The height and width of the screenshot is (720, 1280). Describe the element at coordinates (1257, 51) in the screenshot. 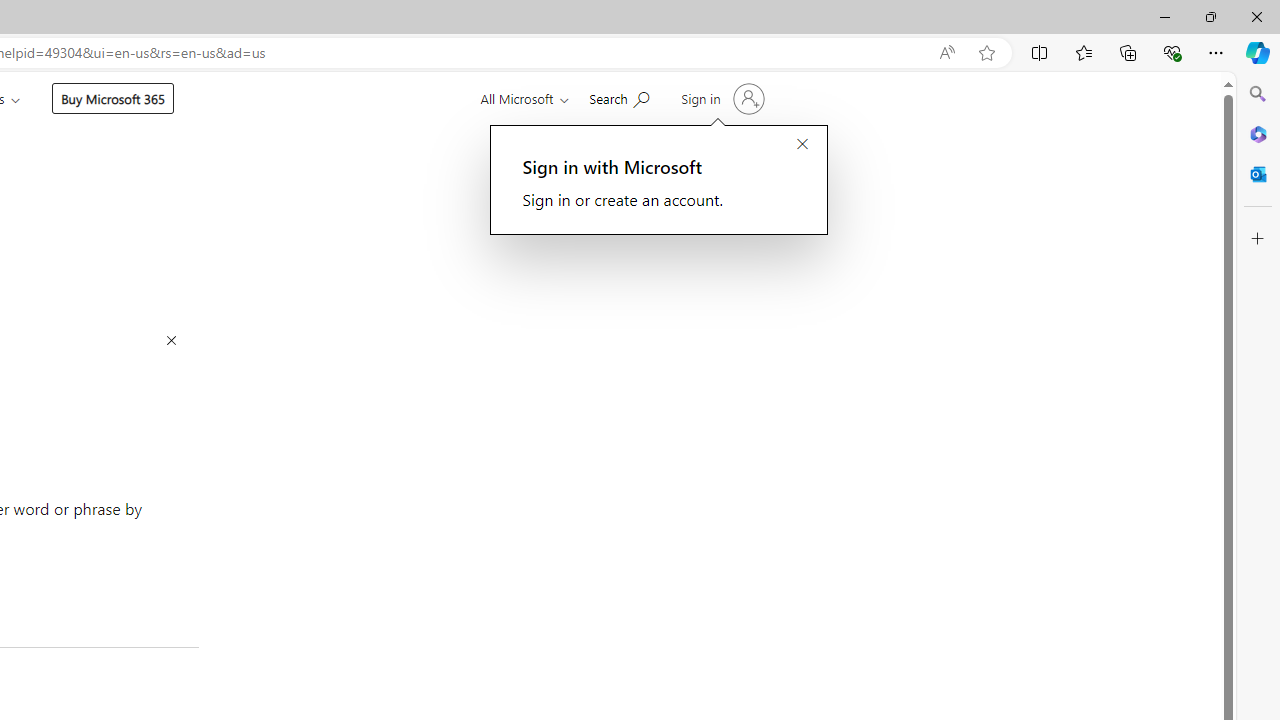

I see `'Copilot (Ctrl+Shift+.)'` at that location.